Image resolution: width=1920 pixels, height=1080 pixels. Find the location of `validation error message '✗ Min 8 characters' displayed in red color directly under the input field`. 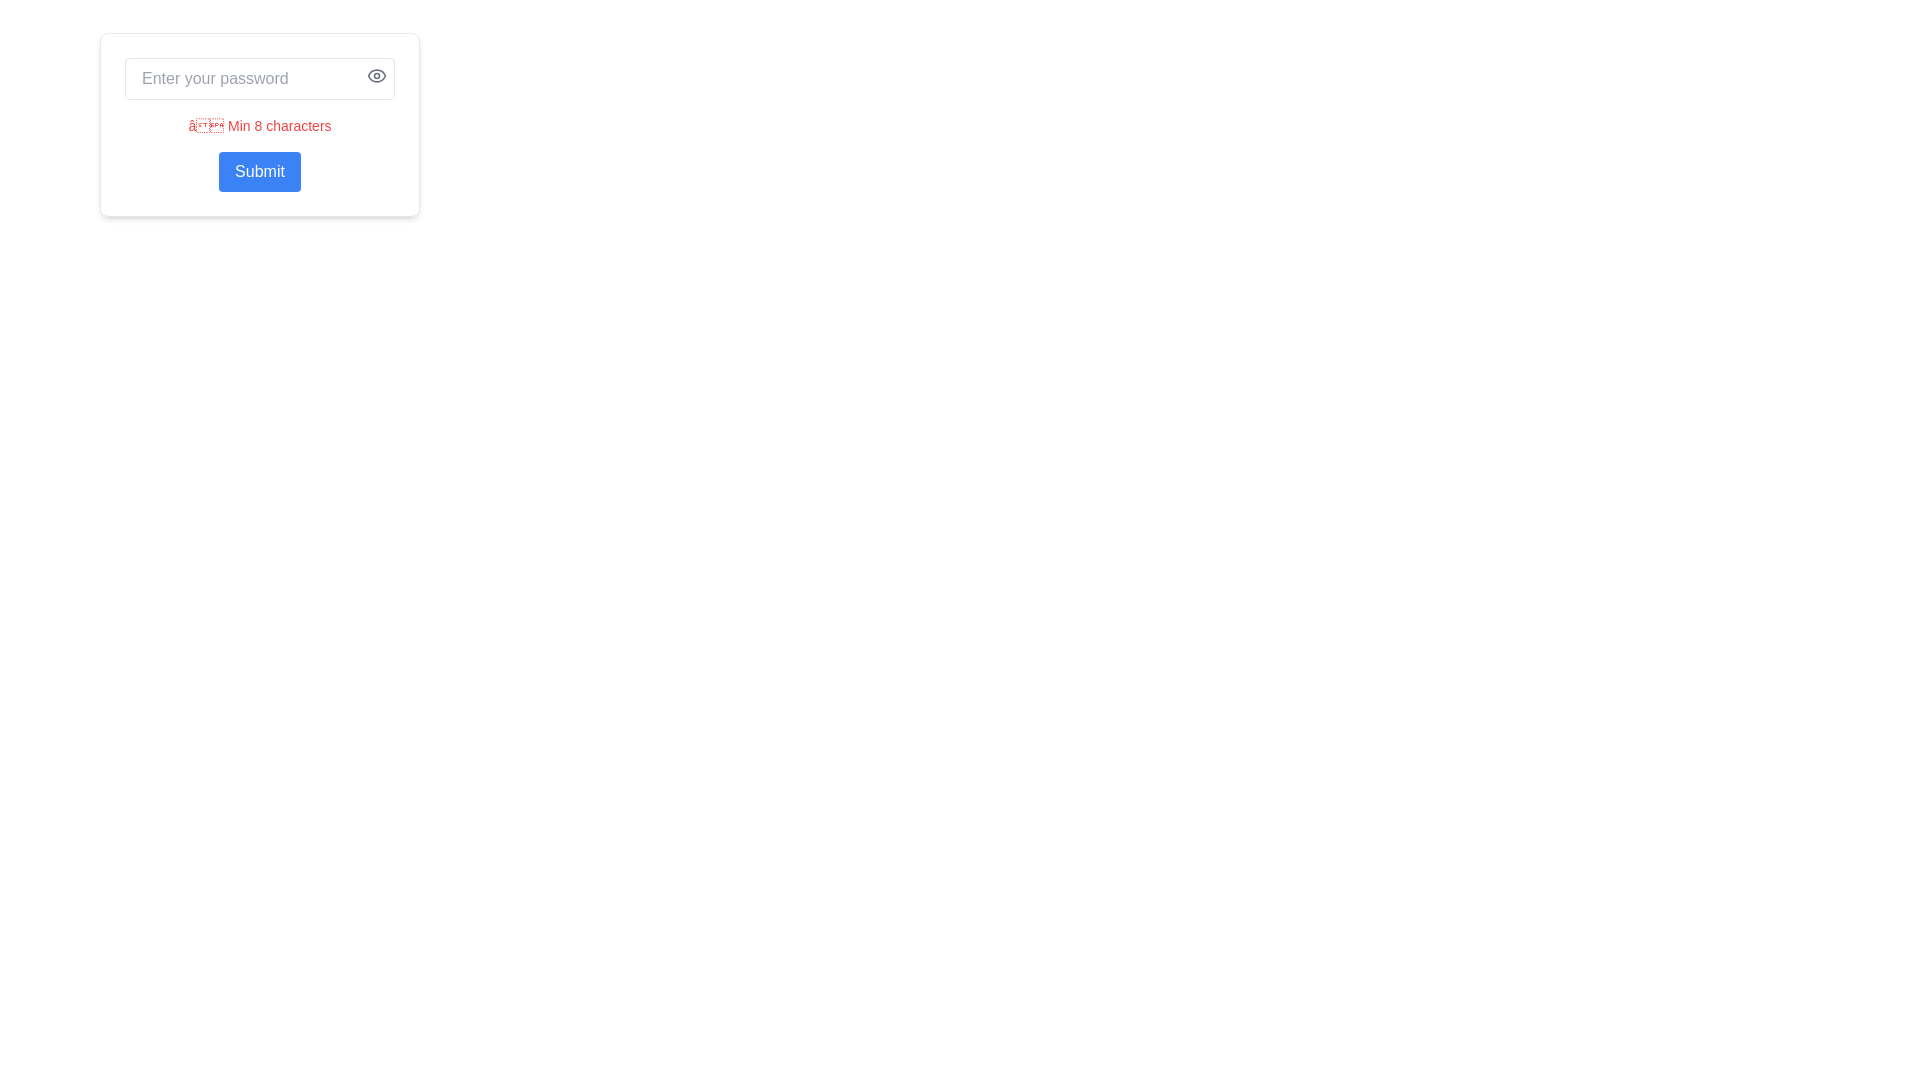

validation error message '✗ Min 8 characters' displayed in red color directly under the input field is located at coordinates (258, 126).